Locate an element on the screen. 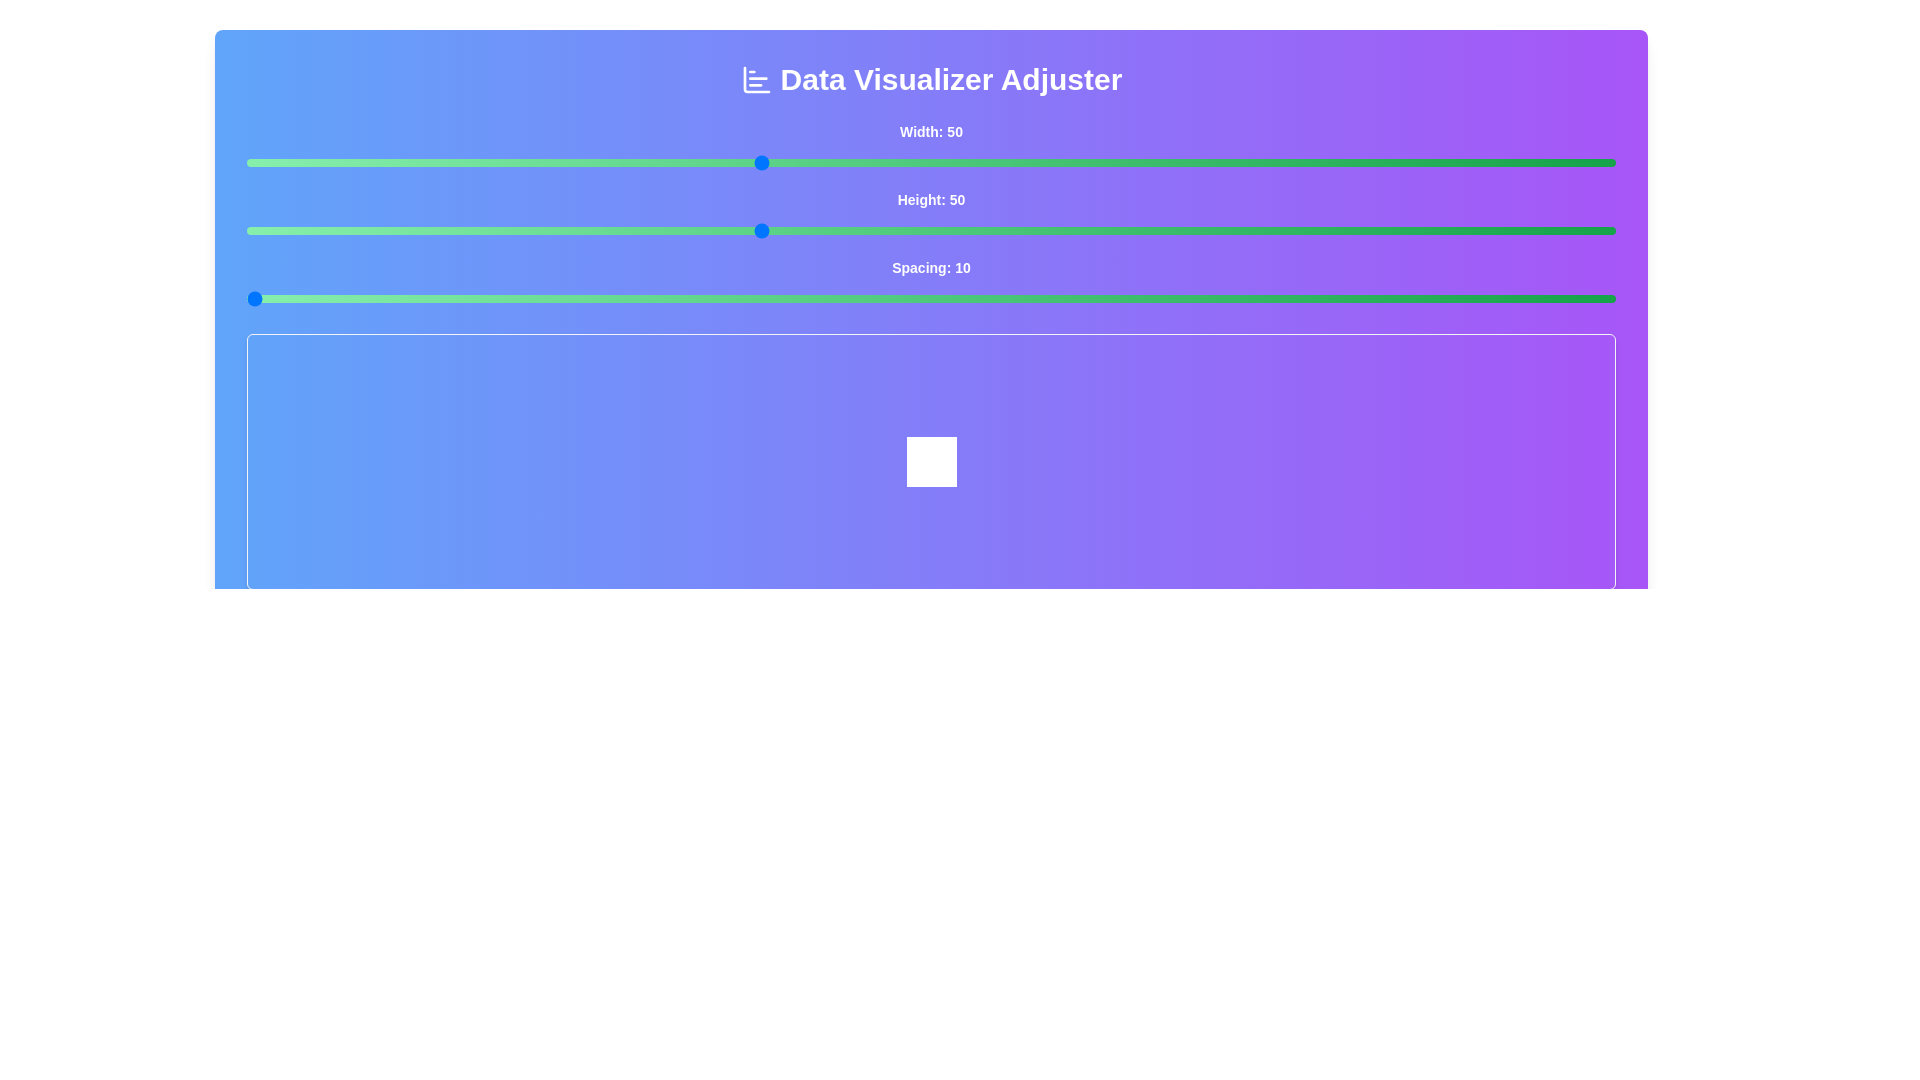 Image resolution: width=1920 pixels, height=1080 pixels. the 'Width' slider to 20 is located at coordinates (245, 161).